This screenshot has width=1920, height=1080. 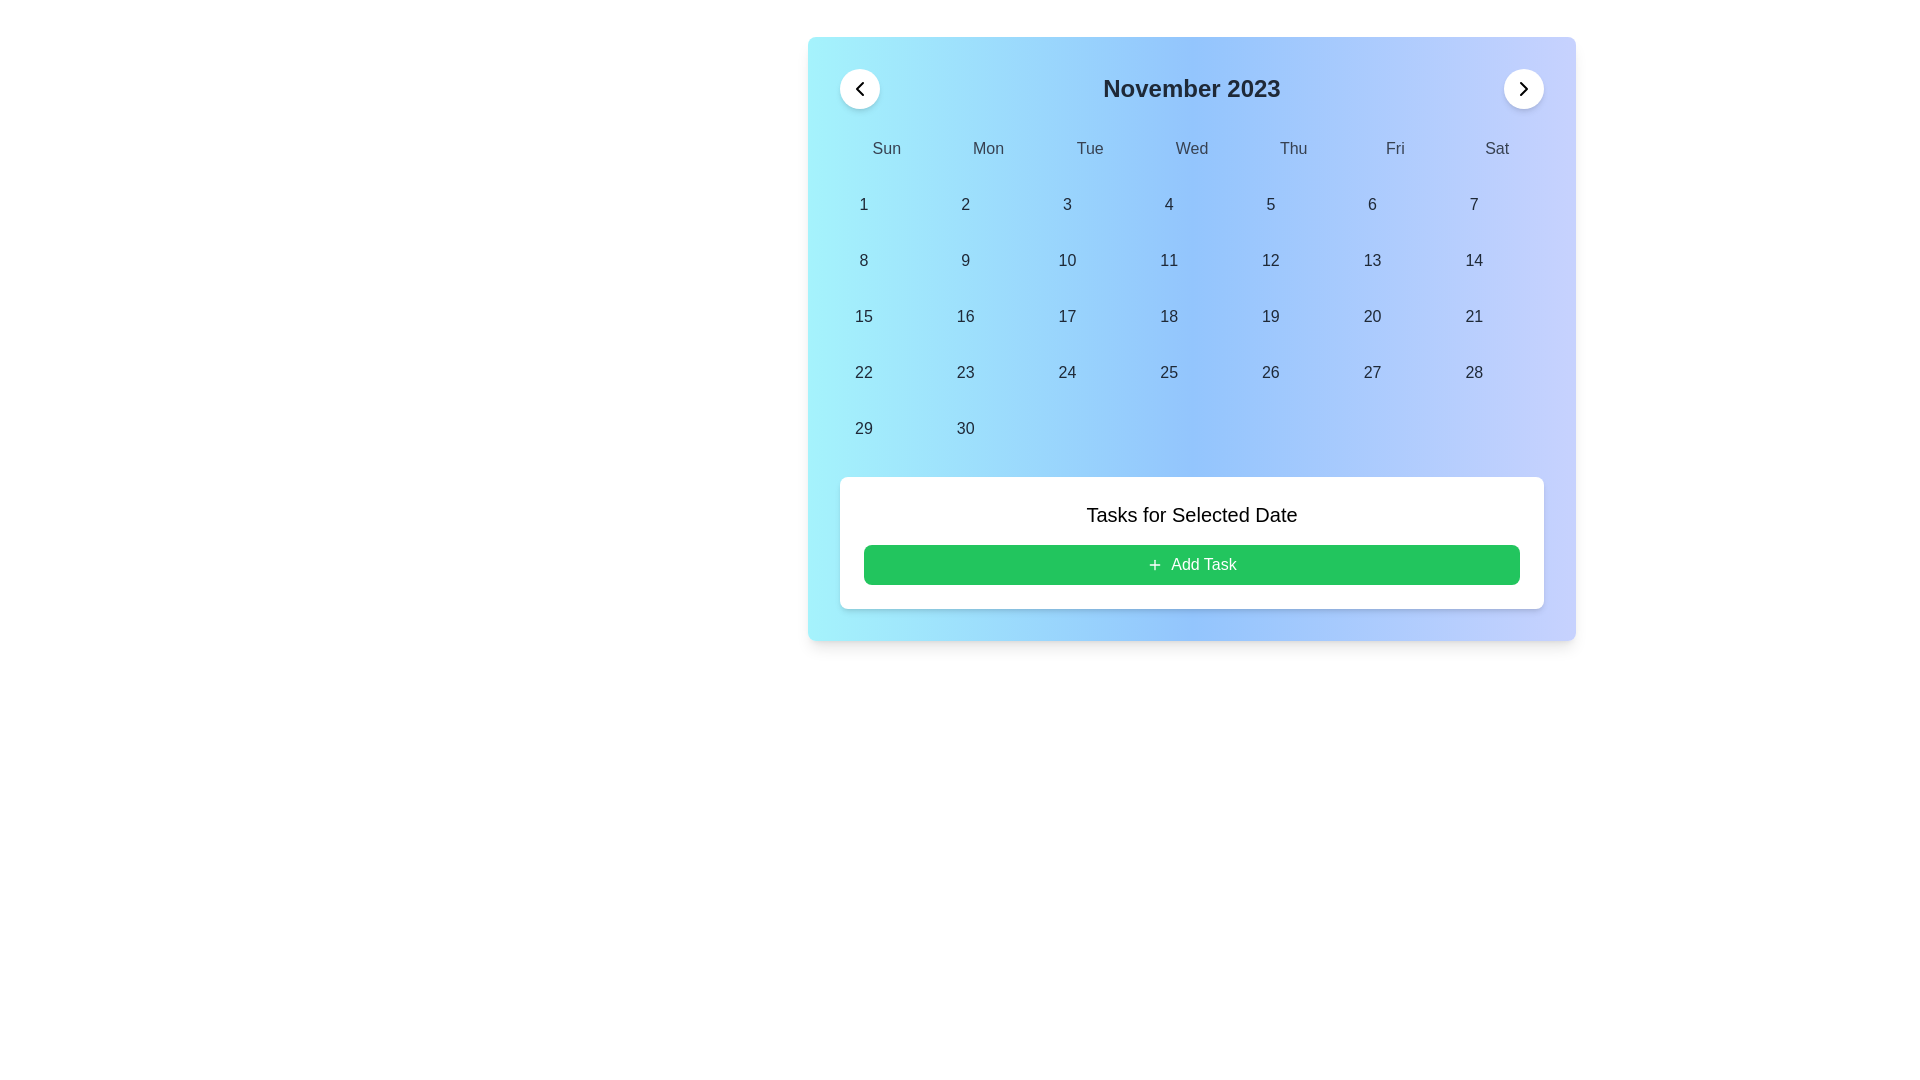 What do you see at coordinates (1169, 315) in the screenshot?
I see `the circular button displaying the numeric value '18' with a blue gradient background located in the third row and fourth column of the calendar grid` at bounding box center [1169, 315].